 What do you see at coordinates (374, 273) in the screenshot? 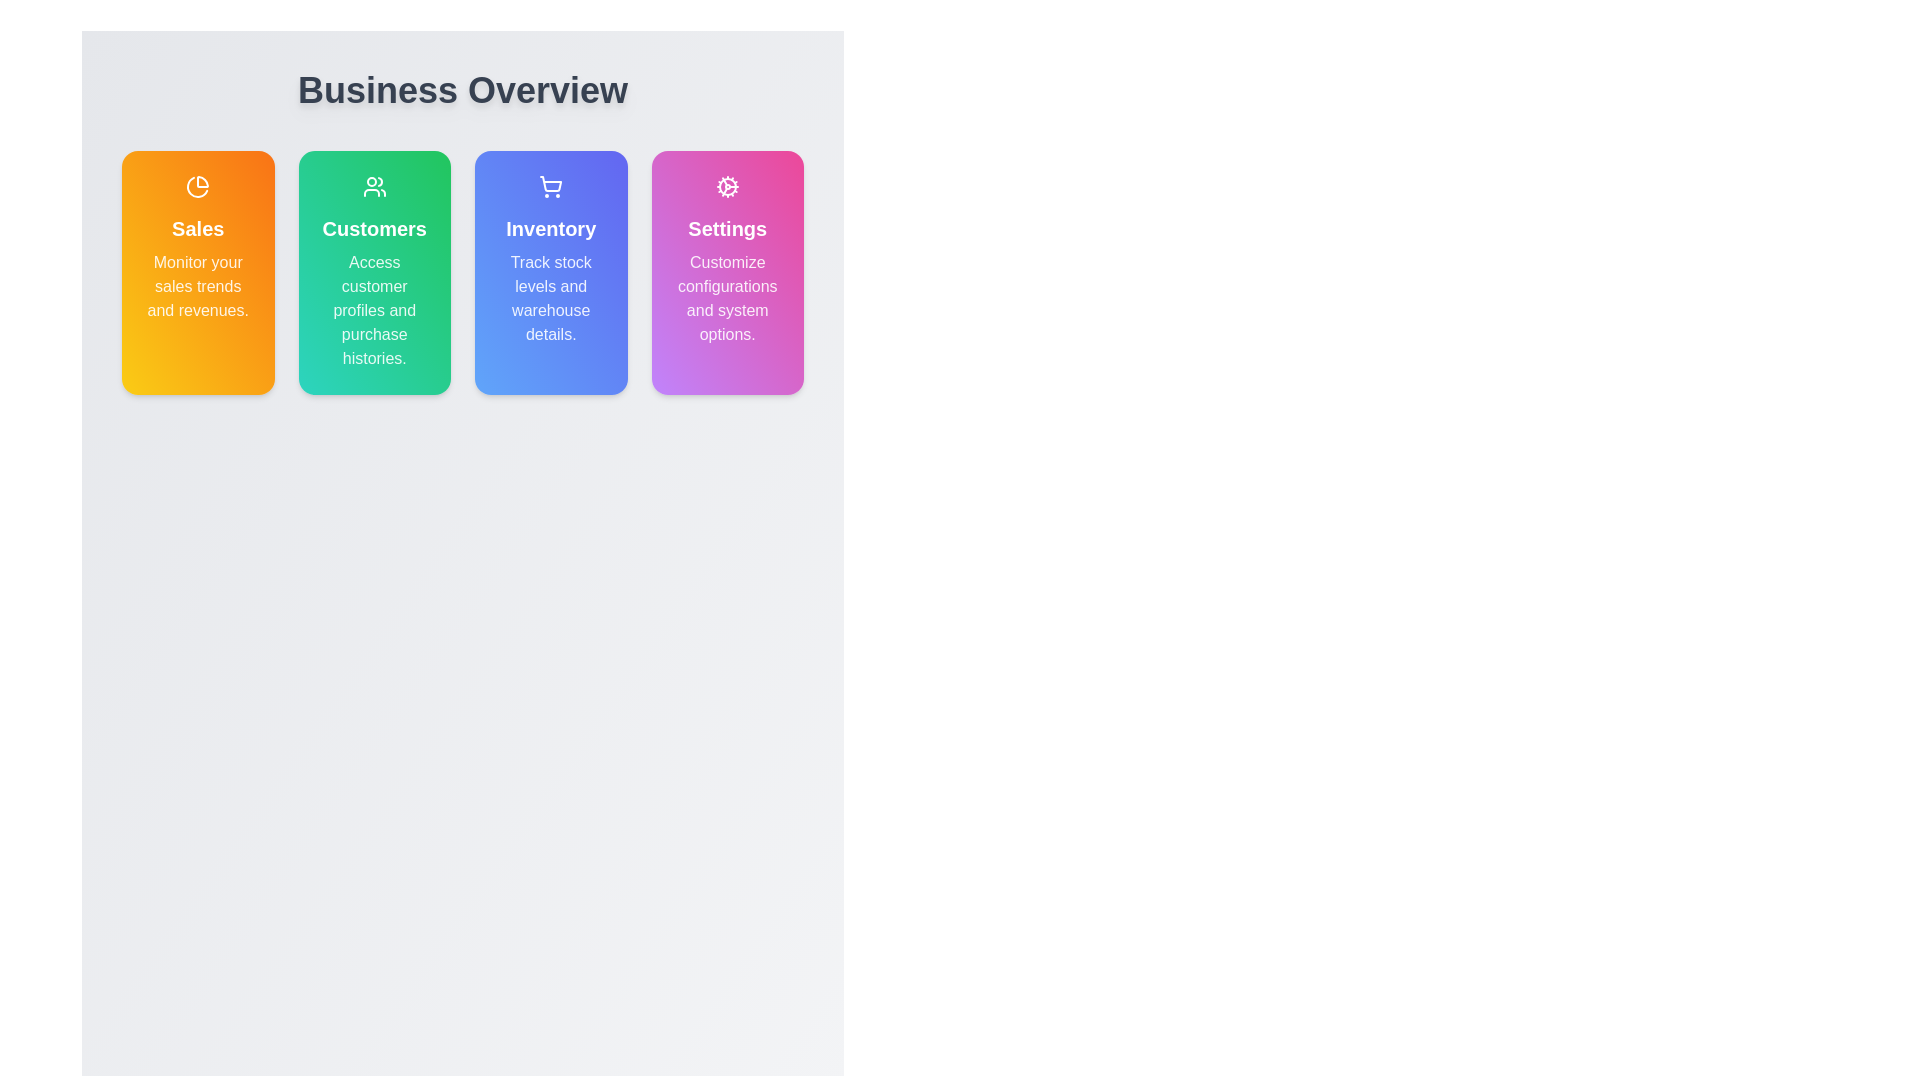
I see `the 'Customers' navigation card, which is the second card from the left in a grid of four cards labeled 'Sales,' 'Customers,' 'Inventory,' and 'Settings,'` at bounding box center [374, 273].